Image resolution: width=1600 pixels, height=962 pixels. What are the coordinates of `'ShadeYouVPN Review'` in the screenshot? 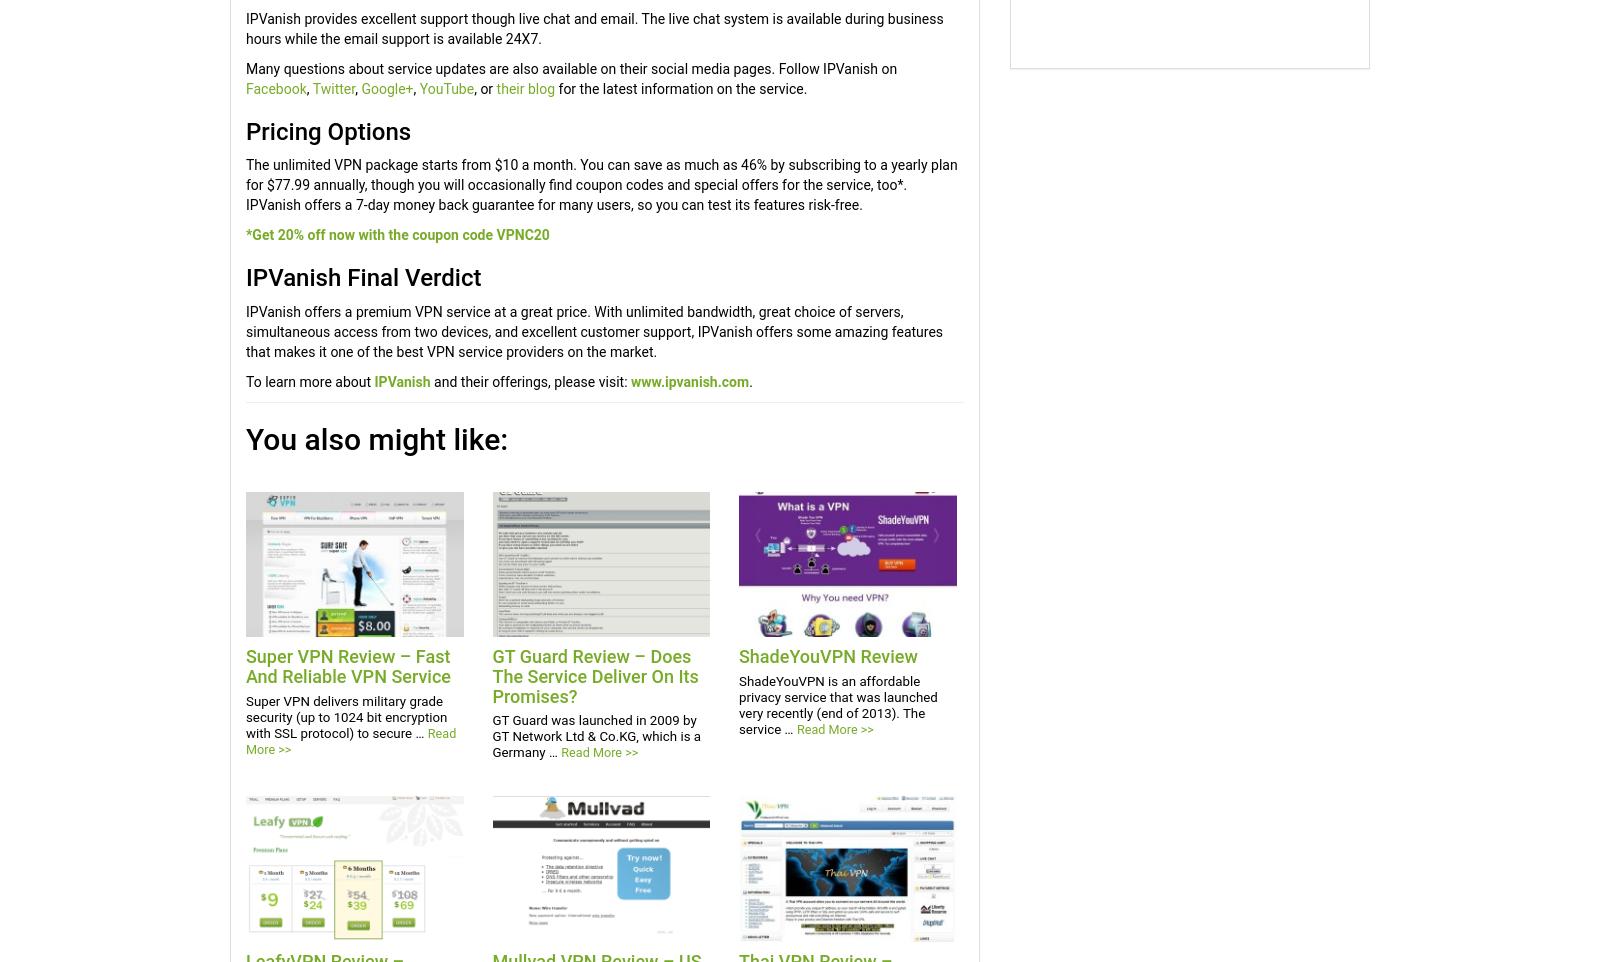 It's located at (826, 655).